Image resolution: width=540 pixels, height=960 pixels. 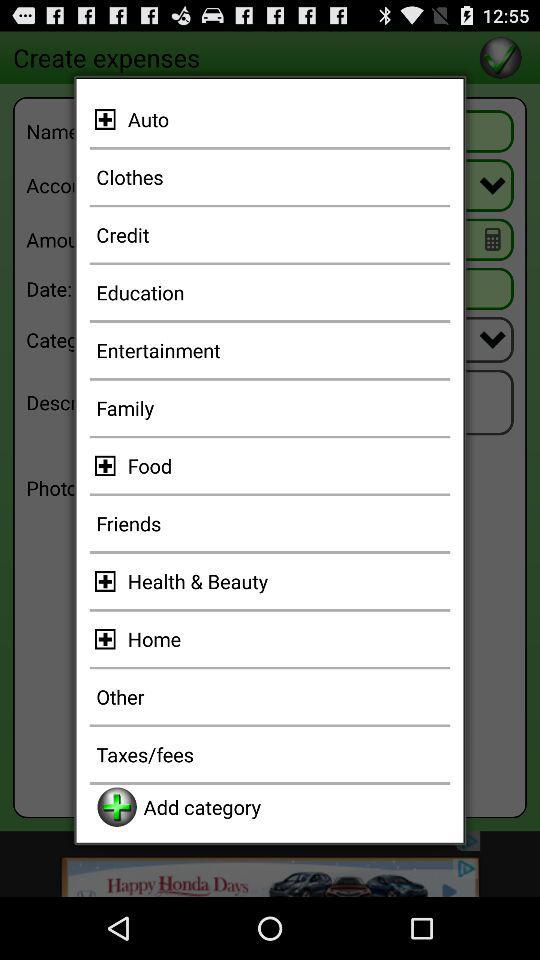 What do you see at coordinates (108, 119) in the screenshot?
I see `new vehicle expense` at bounding box center [108, 119].